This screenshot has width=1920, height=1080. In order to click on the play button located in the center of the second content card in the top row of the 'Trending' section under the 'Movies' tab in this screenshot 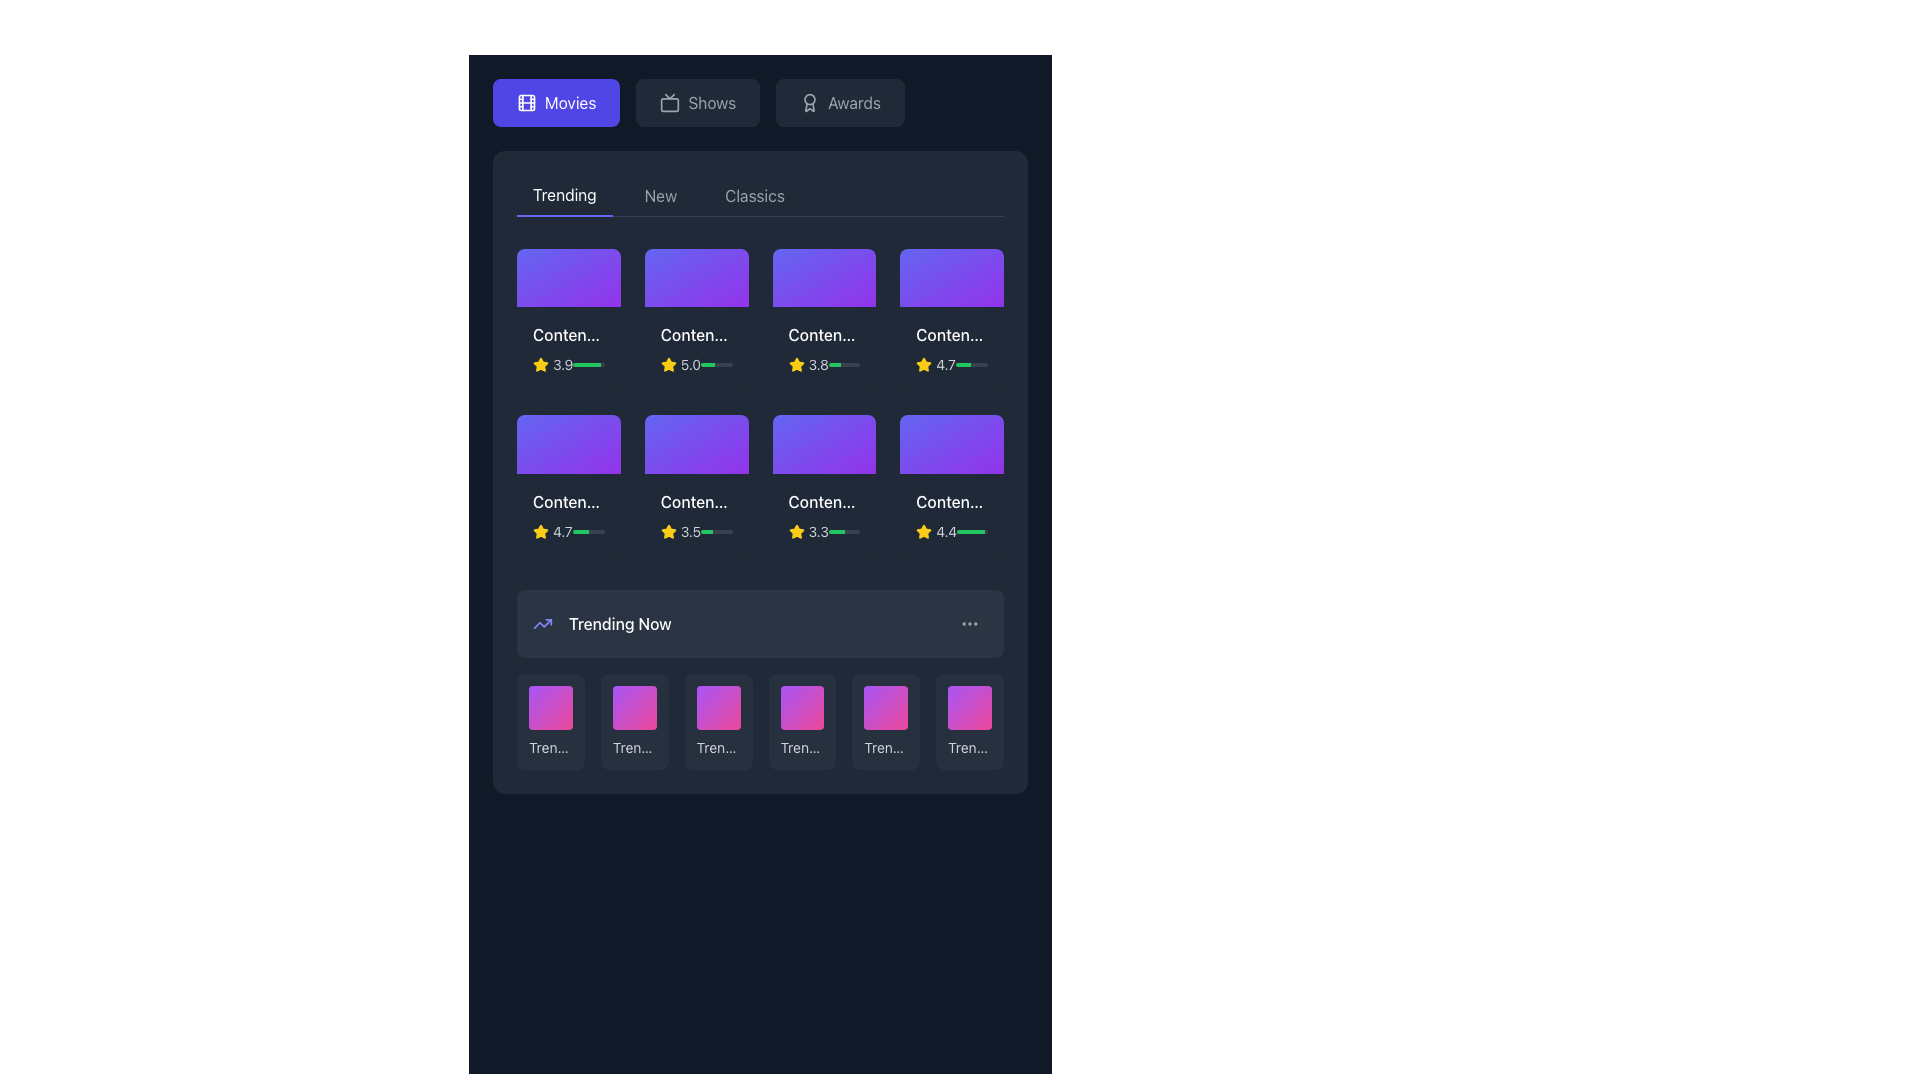, I will do `click(696, 278)`.